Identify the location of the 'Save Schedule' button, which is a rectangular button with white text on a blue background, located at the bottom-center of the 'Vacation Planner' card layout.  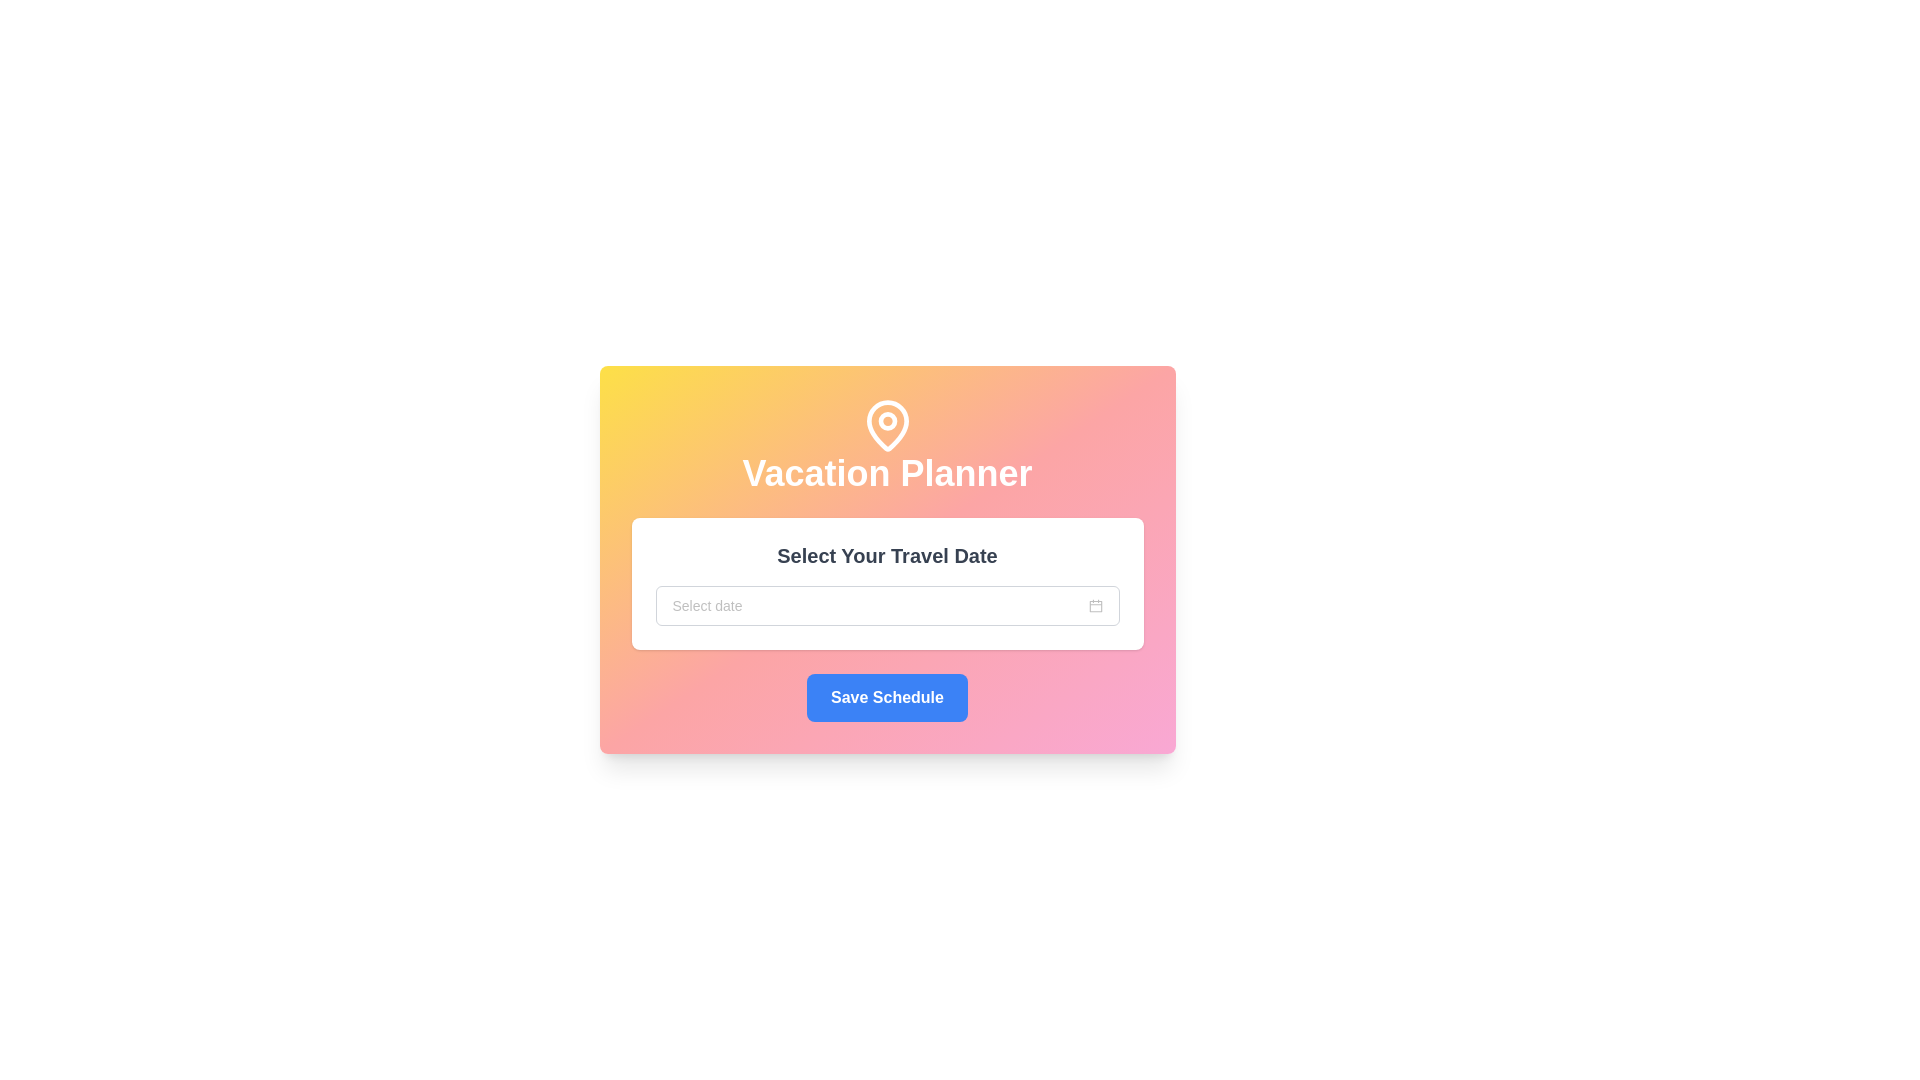
(886, 697).